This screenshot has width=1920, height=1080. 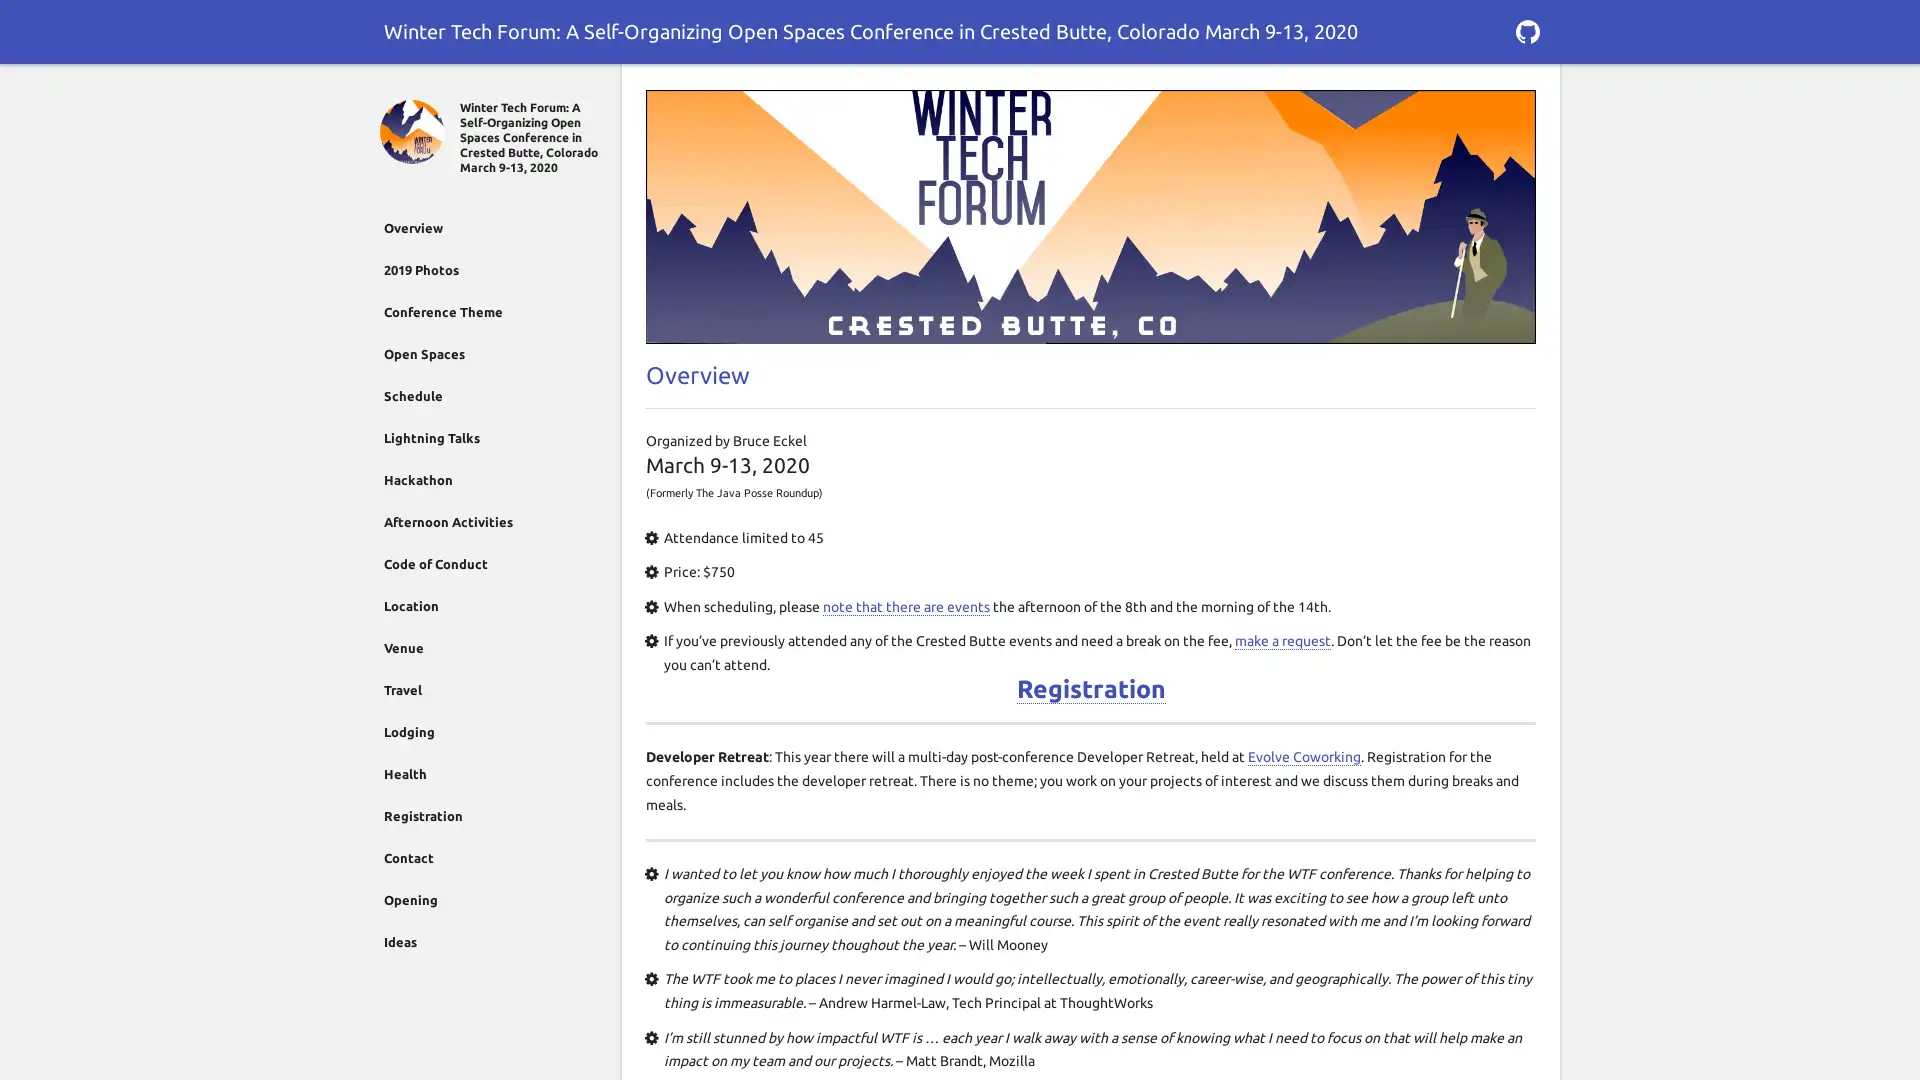 I want to click on Search, so click(x=1526, y=87).